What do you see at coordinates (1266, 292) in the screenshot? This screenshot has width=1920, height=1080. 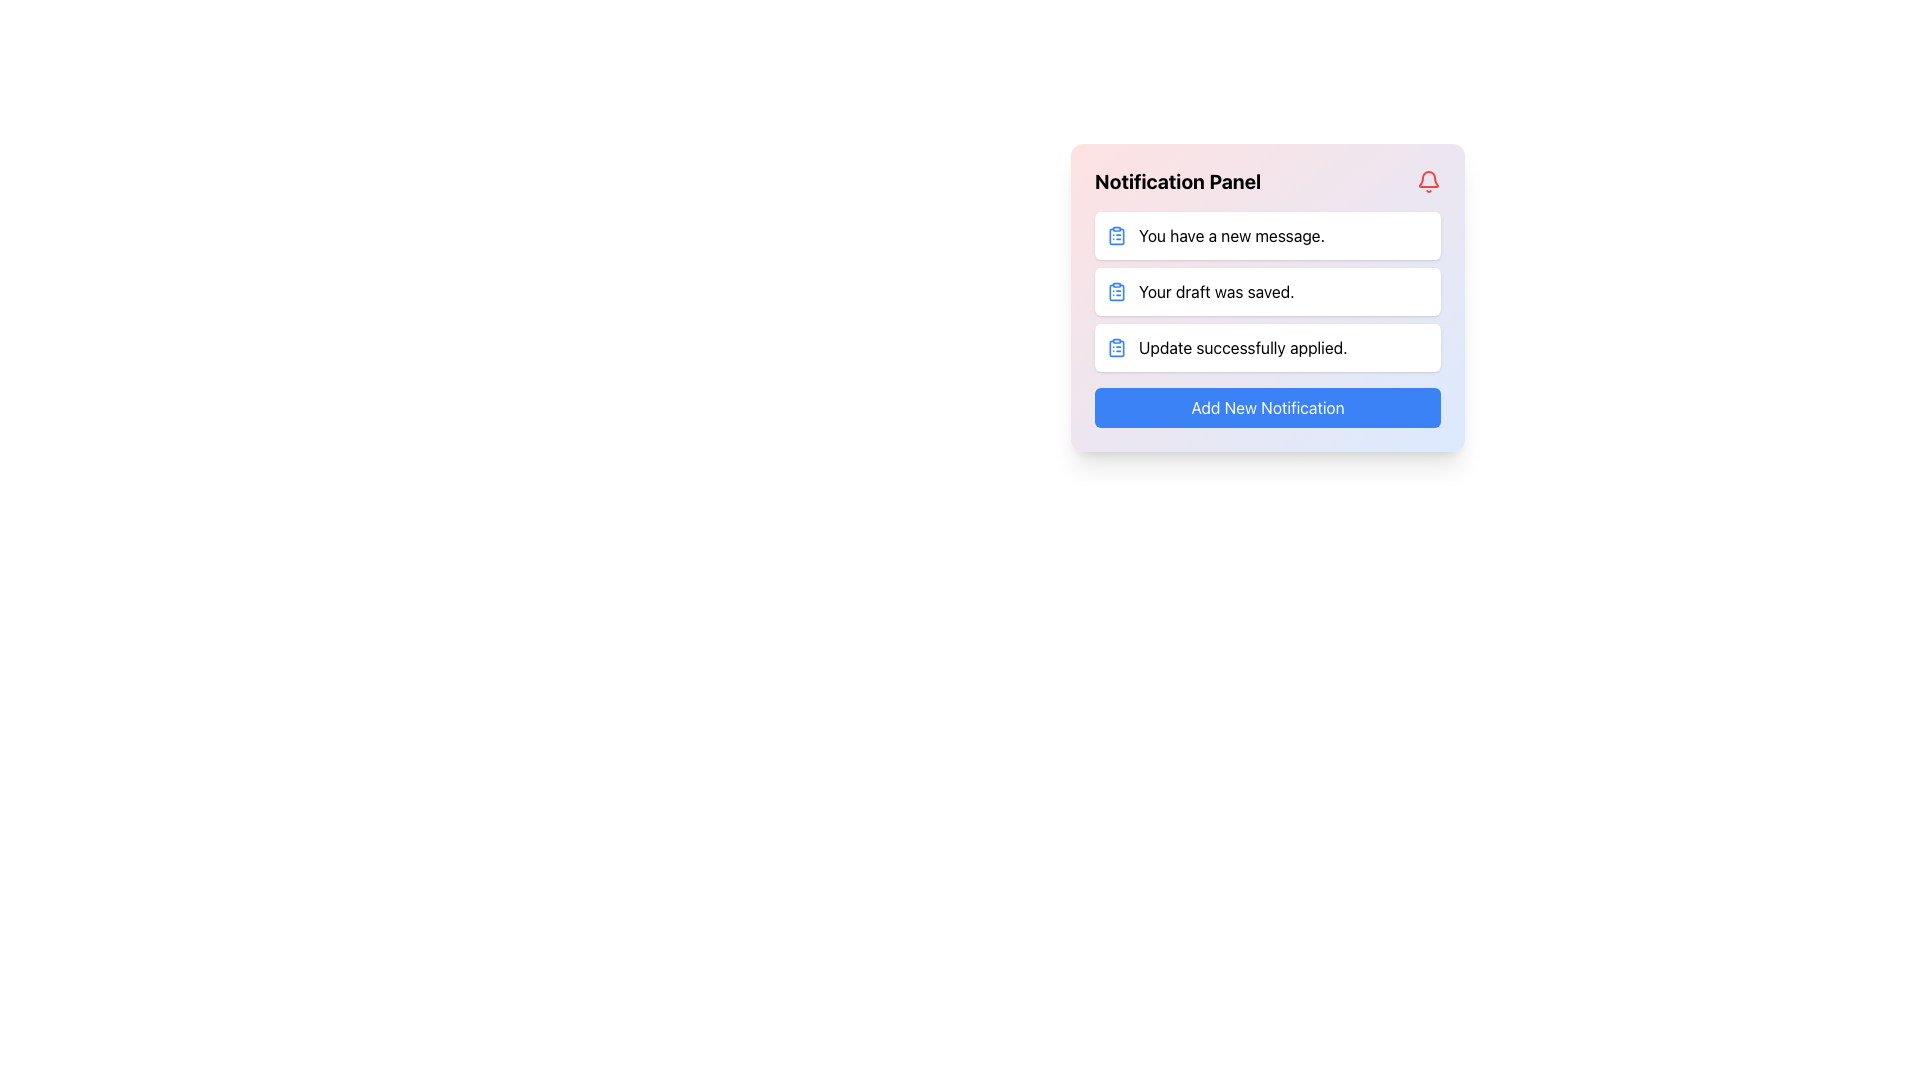 I see `the second notification item with the message 'Your draft was saved.'` at bounding box center [1266, 292].